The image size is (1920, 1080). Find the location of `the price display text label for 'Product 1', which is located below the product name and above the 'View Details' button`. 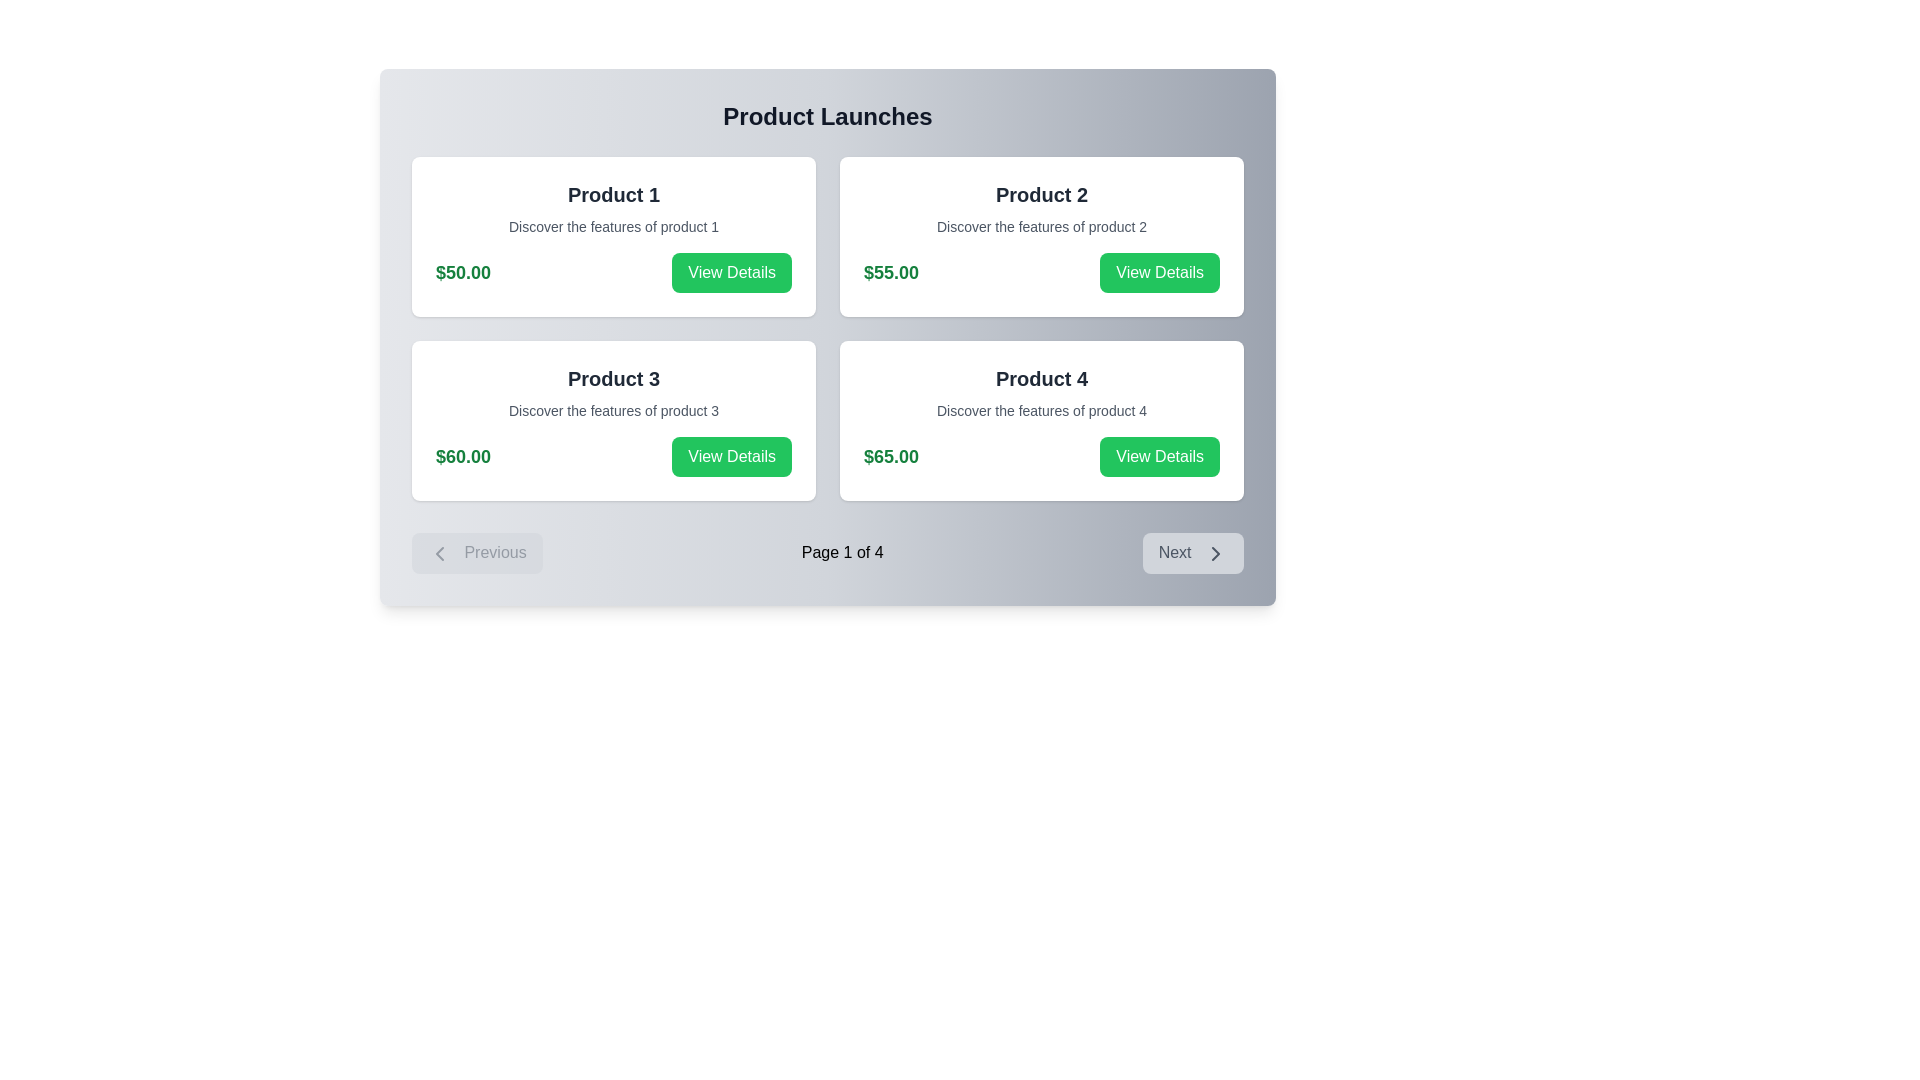

the price display text label for 'Product 1', which is located below the product name and above the 'View Details' button is located at coordinates (462, 273).